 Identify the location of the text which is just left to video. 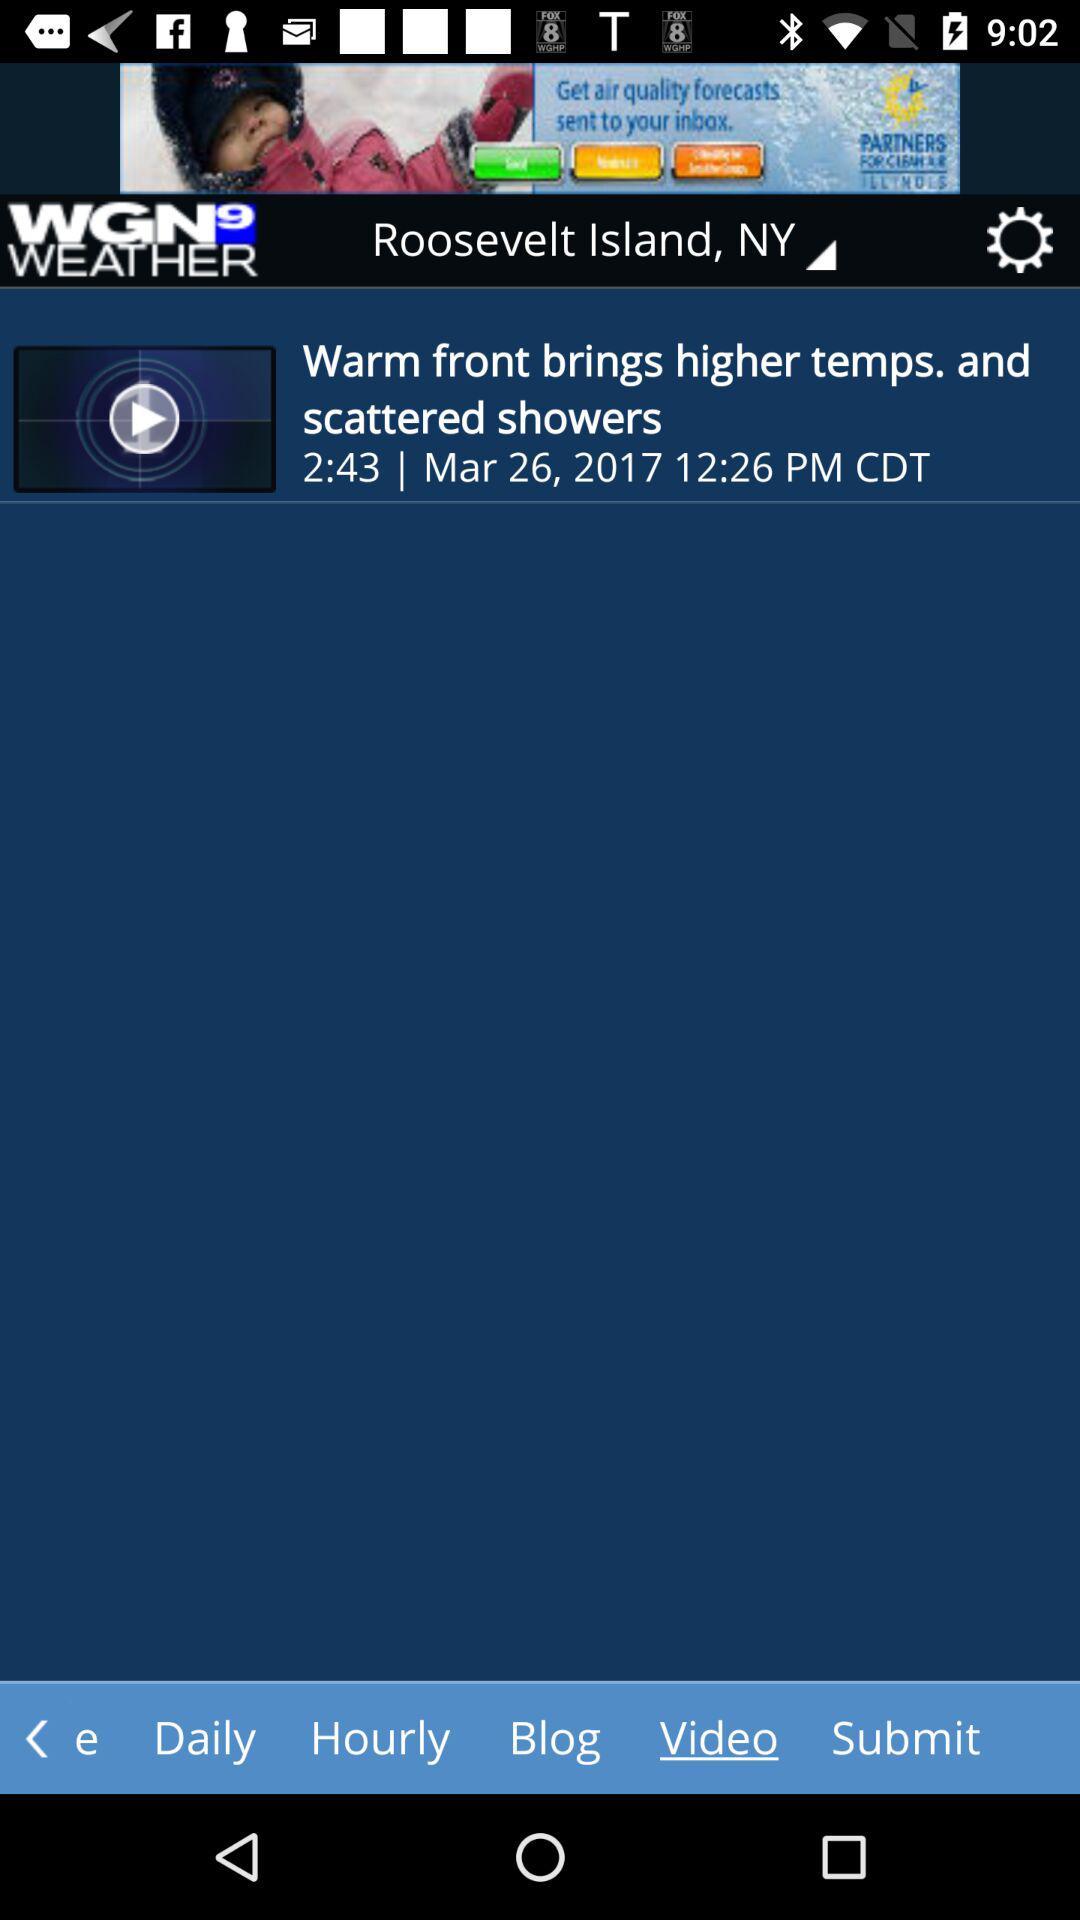
(555, 1737).